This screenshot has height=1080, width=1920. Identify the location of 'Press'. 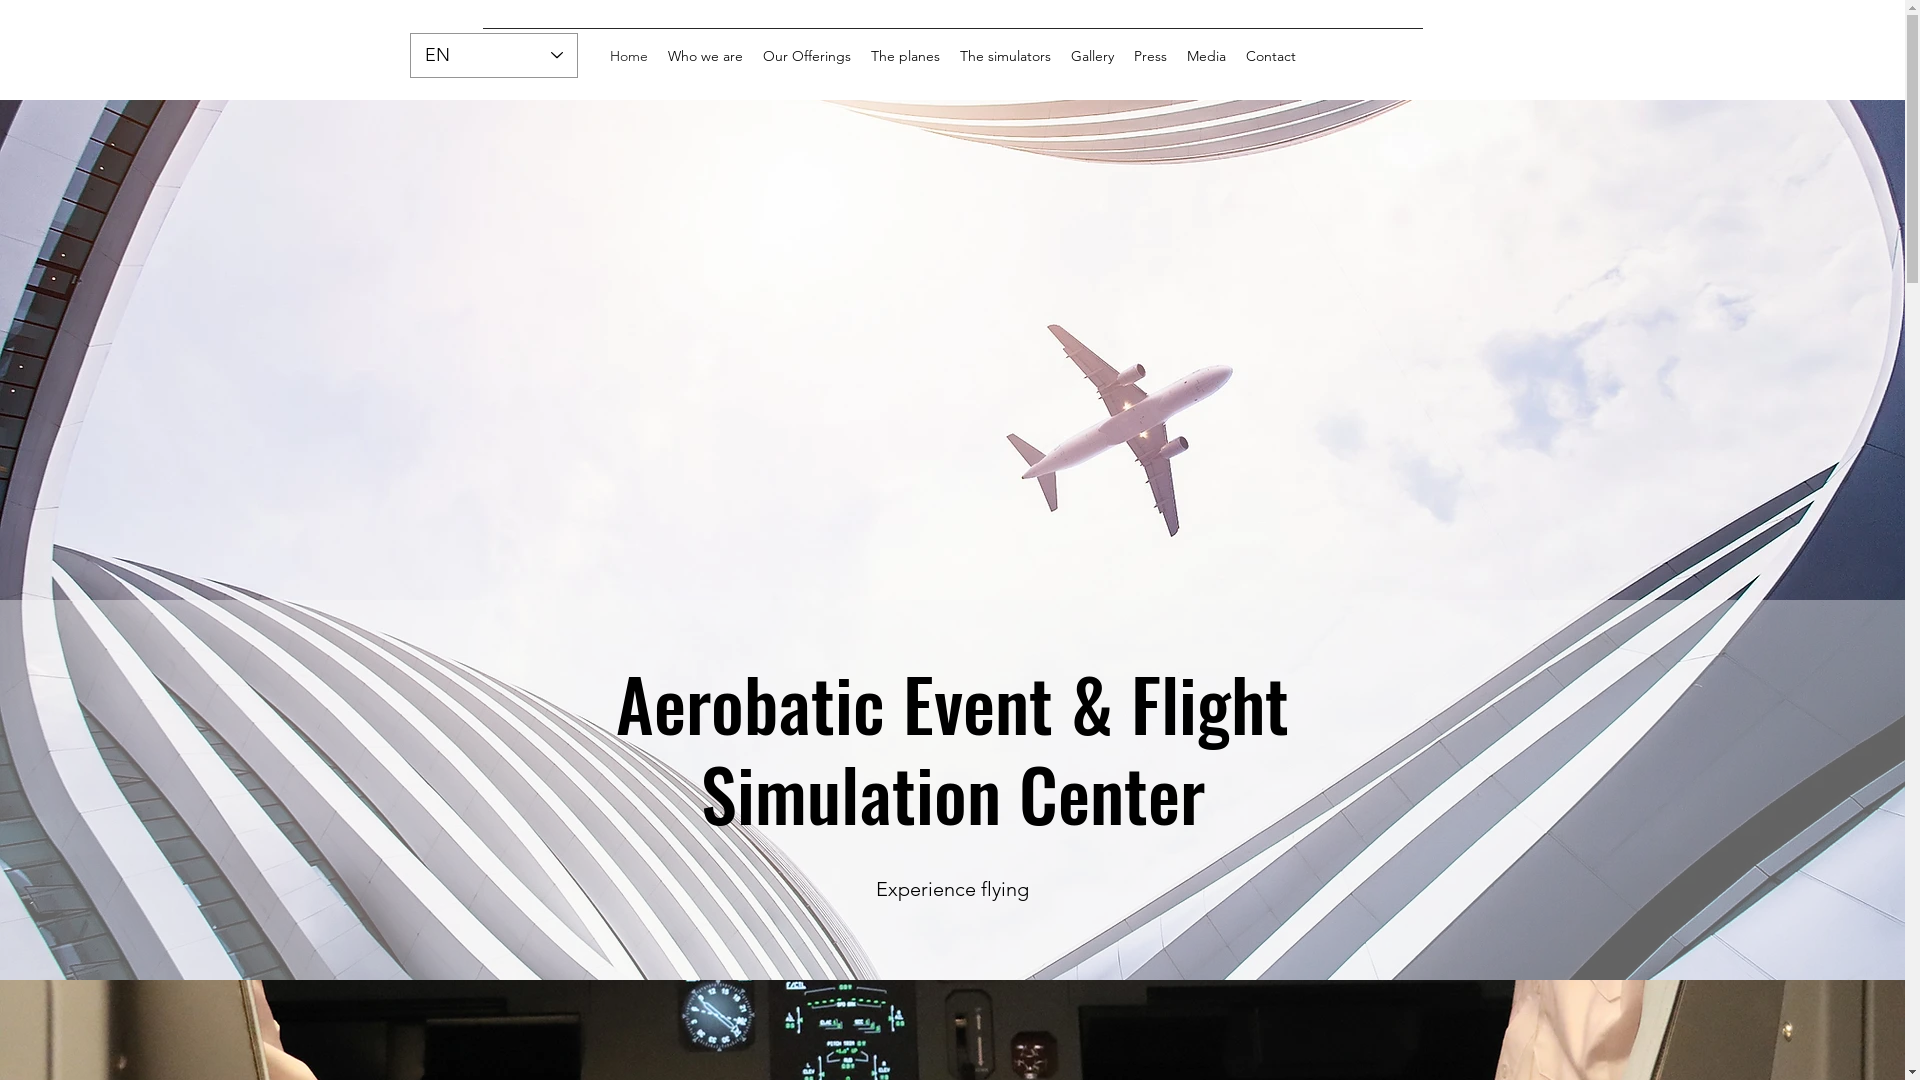
(1150, 55).